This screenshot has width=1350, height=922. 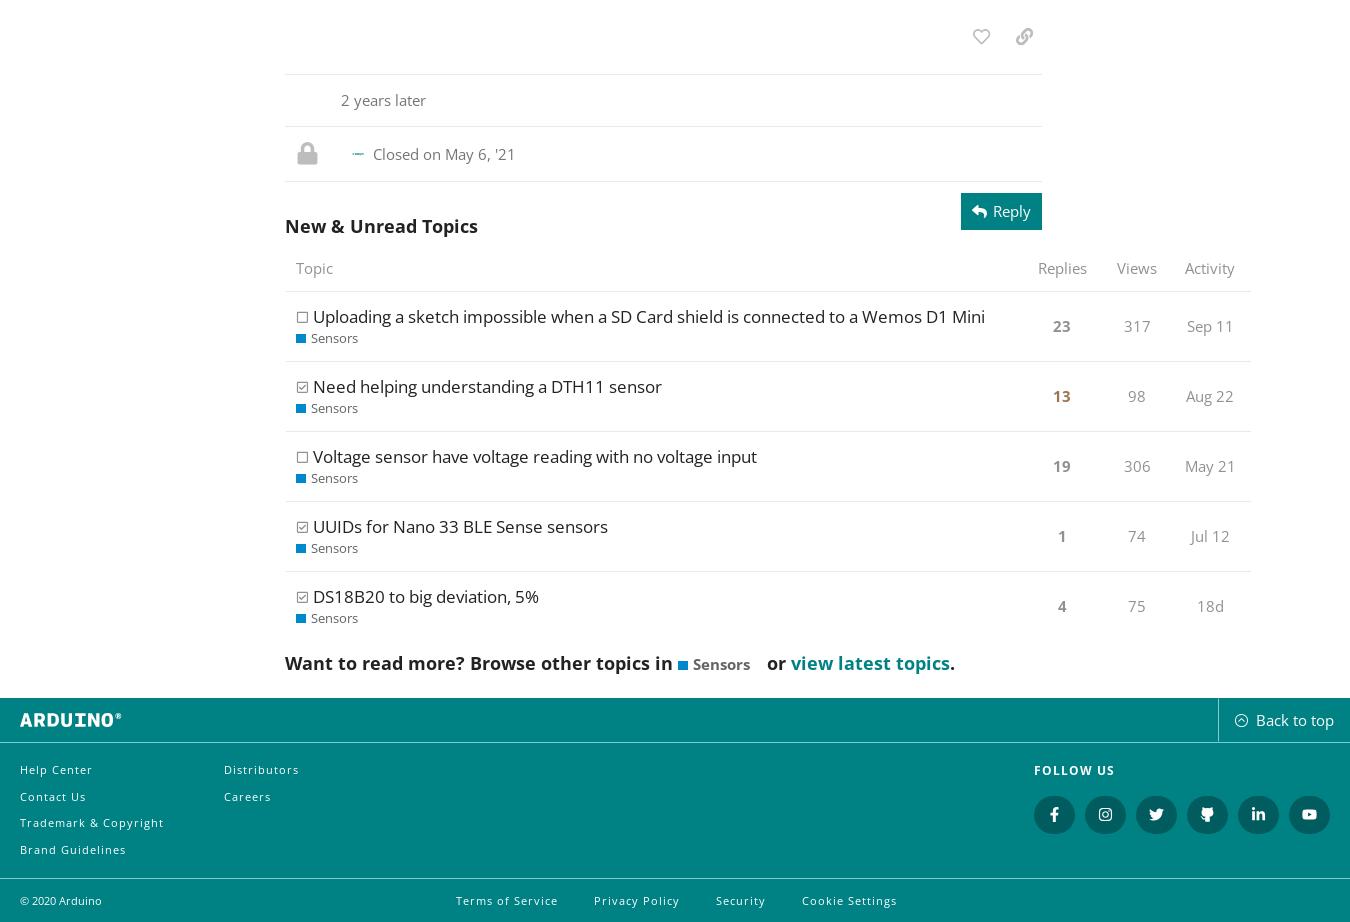 What do you see at coordinates (89, 821) in the screenshot?
I see `'Trademark &
          Copyright'` at bounding box center [89, 821].